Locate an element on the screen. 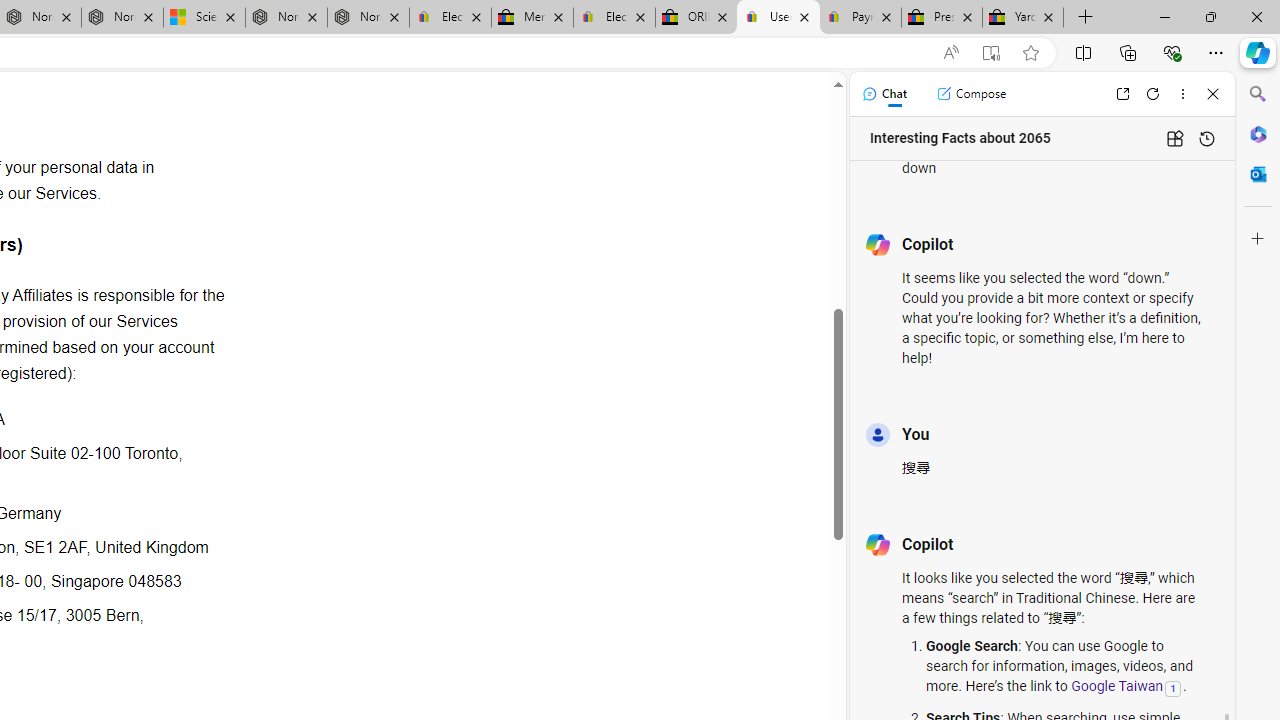 This screenshot has width=1280, height=720. 'Chat' is located at coordinates (883, 93).